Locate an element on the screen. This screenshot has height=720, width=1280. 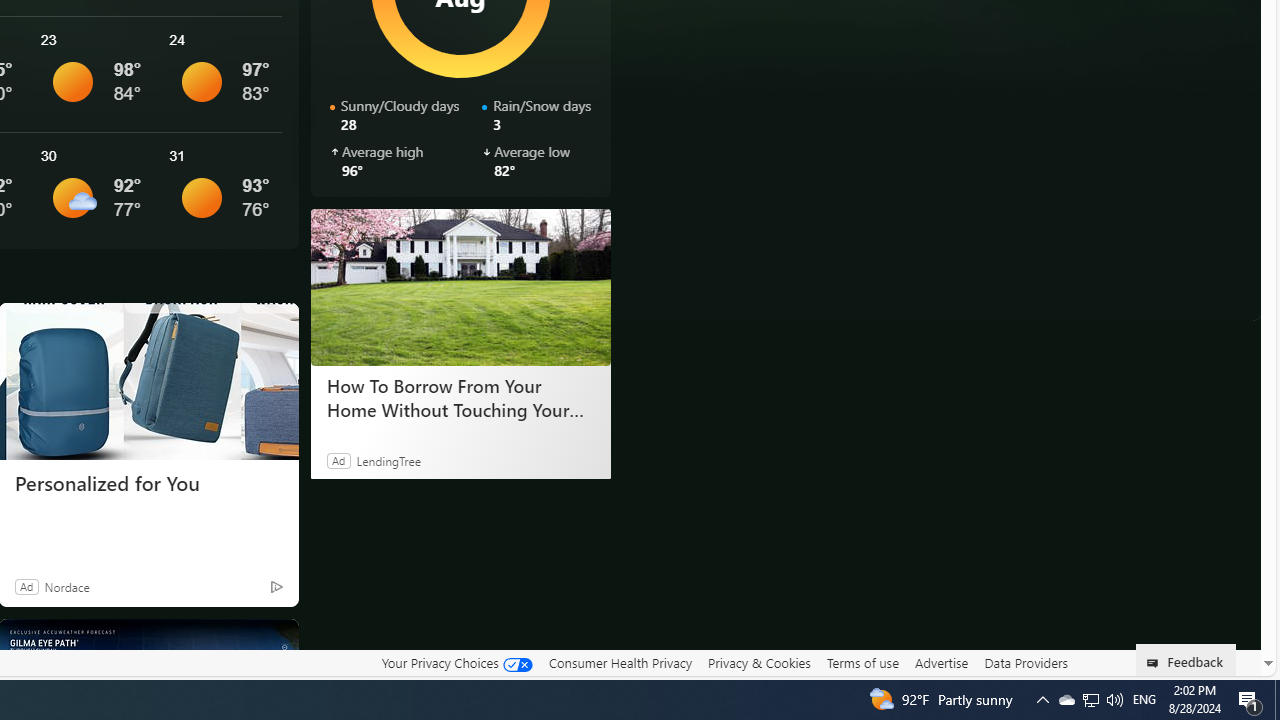
'Terms of use' is located at coordinates (862, 663).